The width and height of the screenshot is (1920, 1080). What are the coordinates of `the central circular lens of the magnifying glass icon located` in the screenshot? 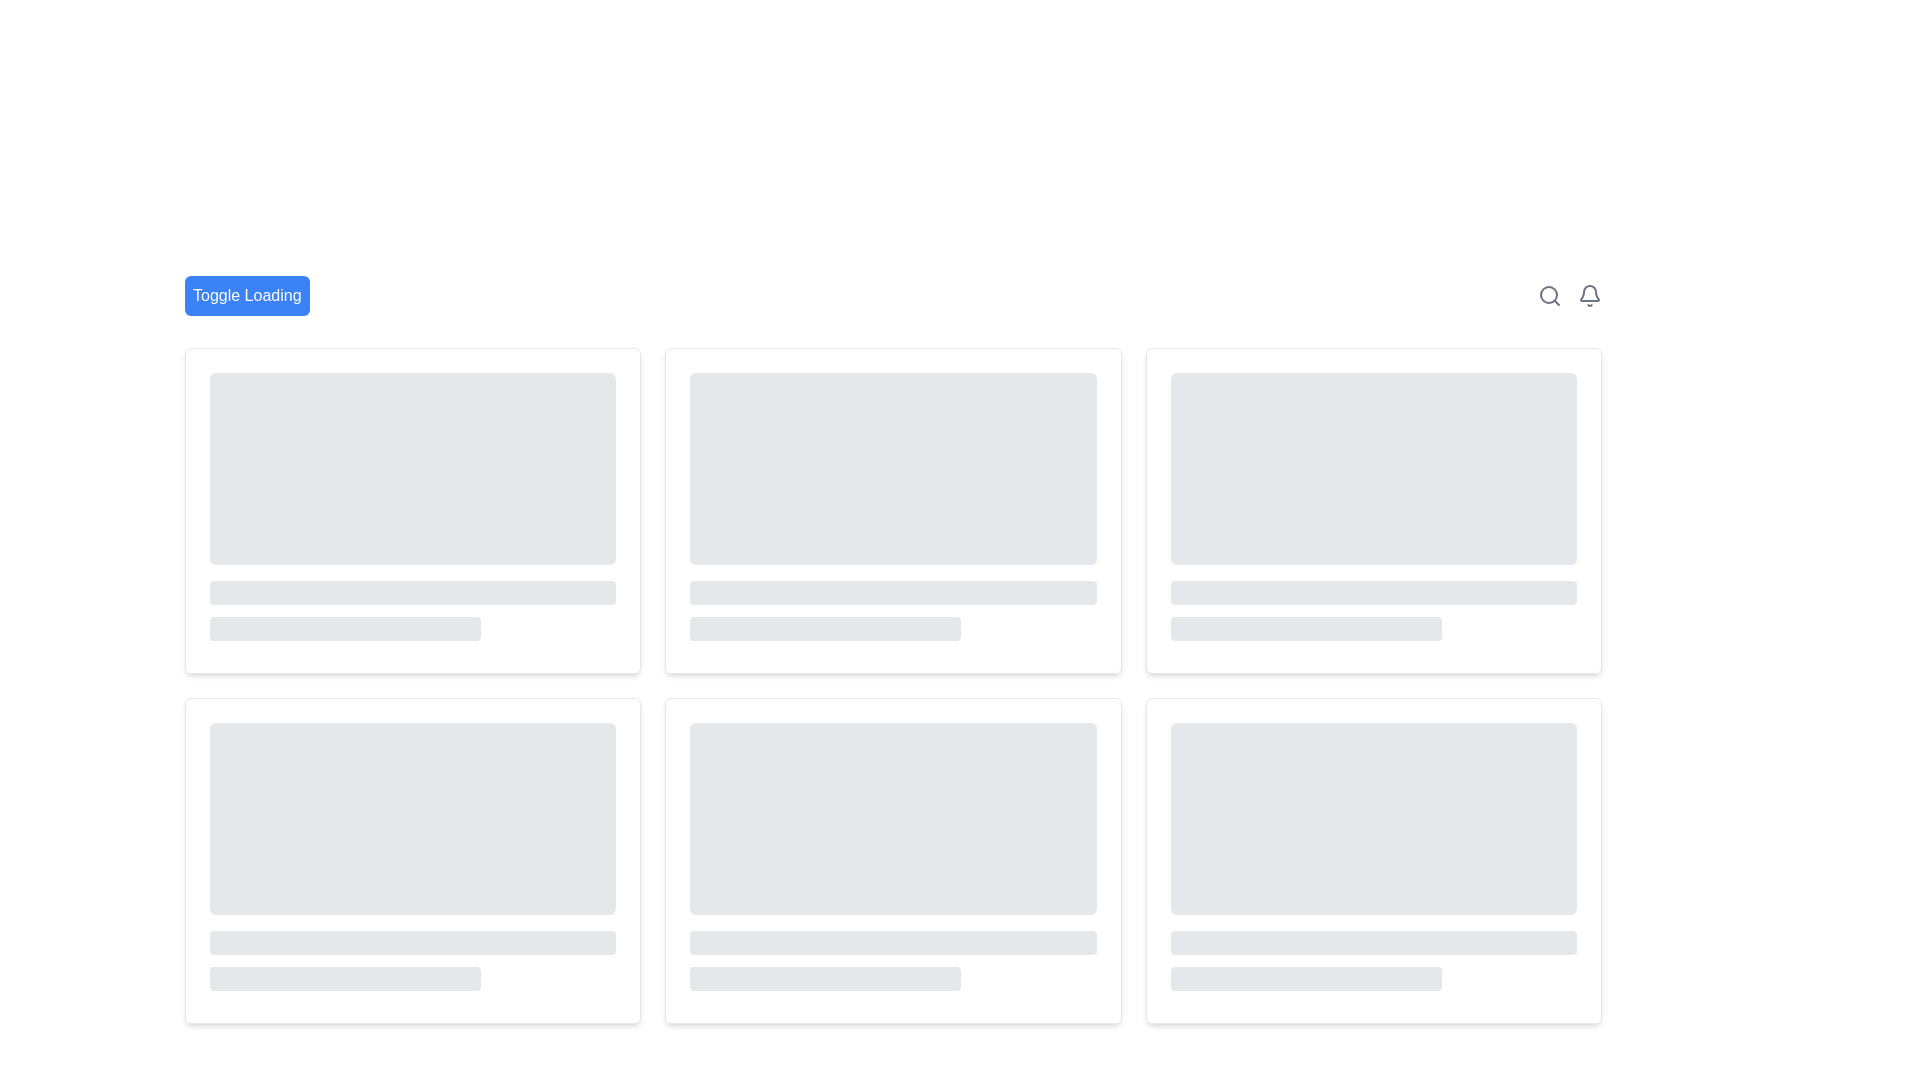 It's located at (1548, 294).